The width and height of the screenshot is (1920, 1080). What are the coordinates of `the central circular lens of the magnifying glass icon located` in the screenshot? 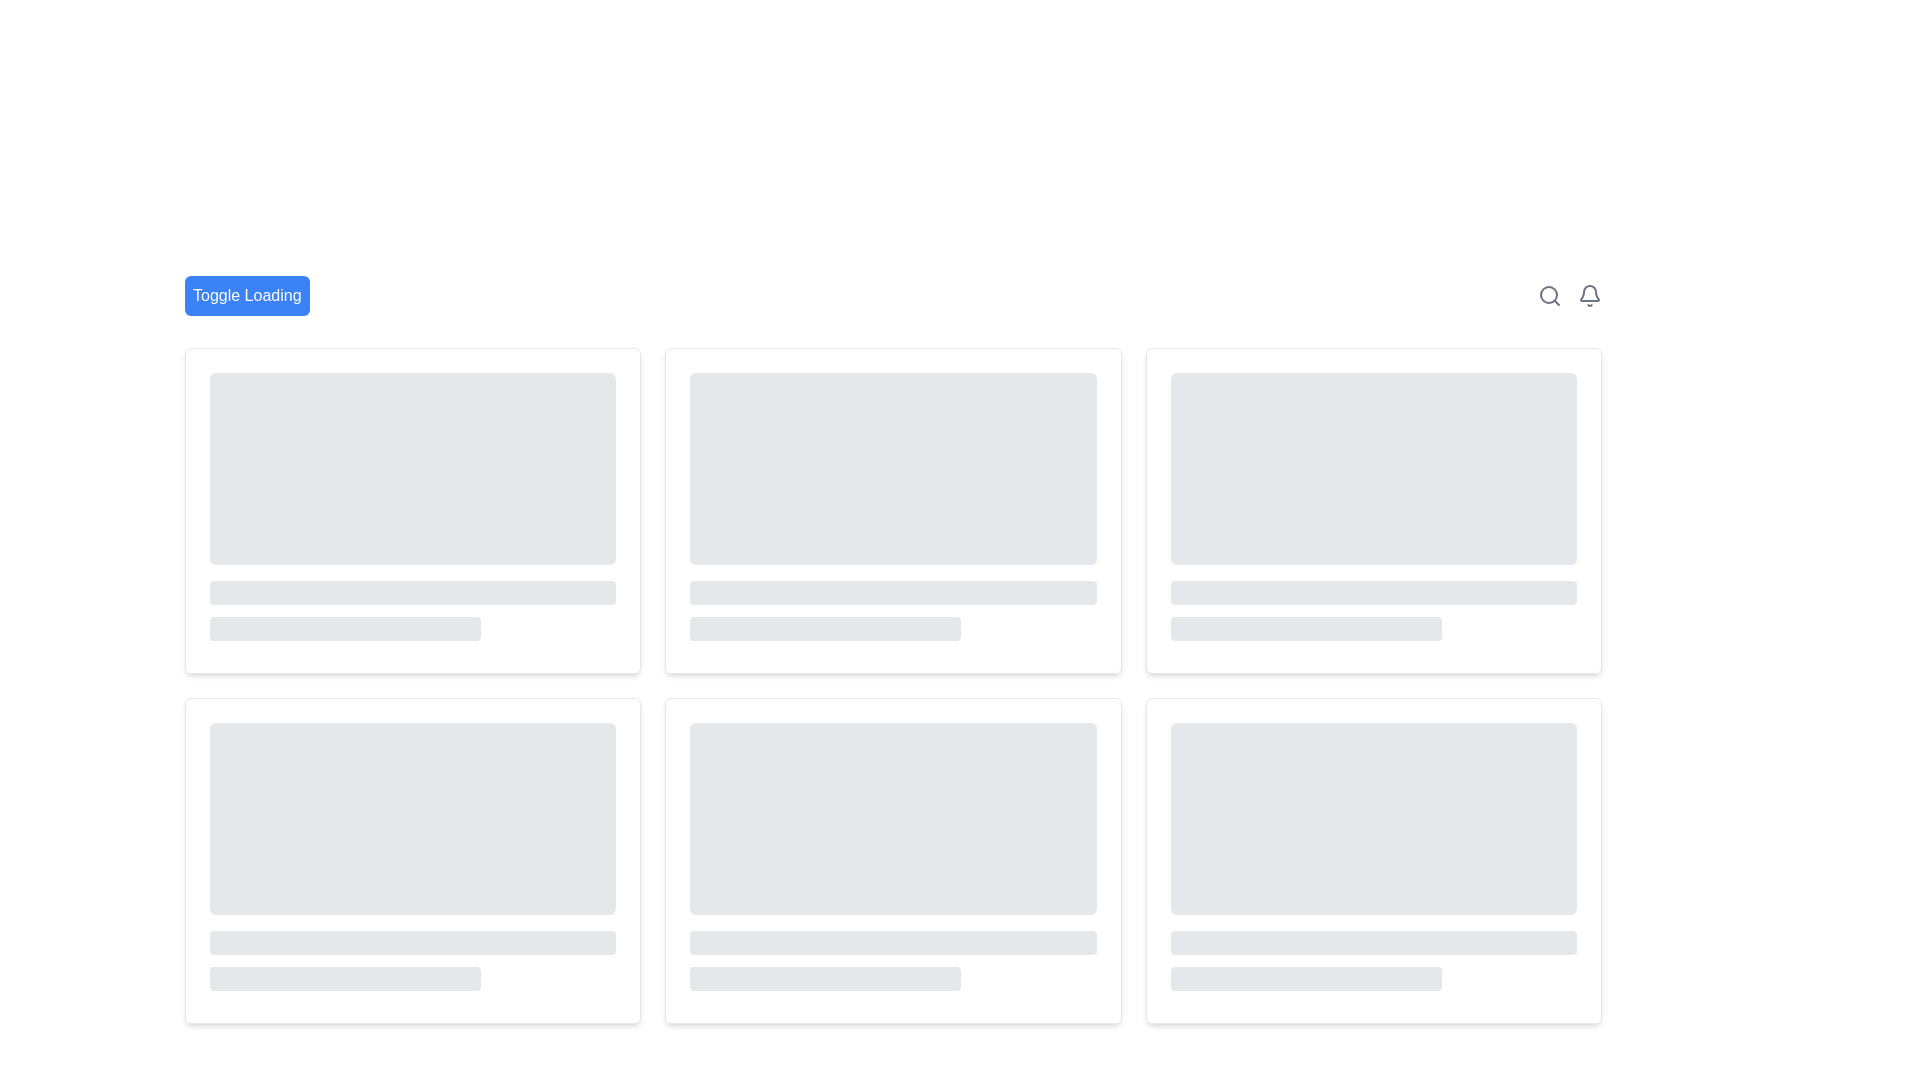 It's located at (1548, 294).